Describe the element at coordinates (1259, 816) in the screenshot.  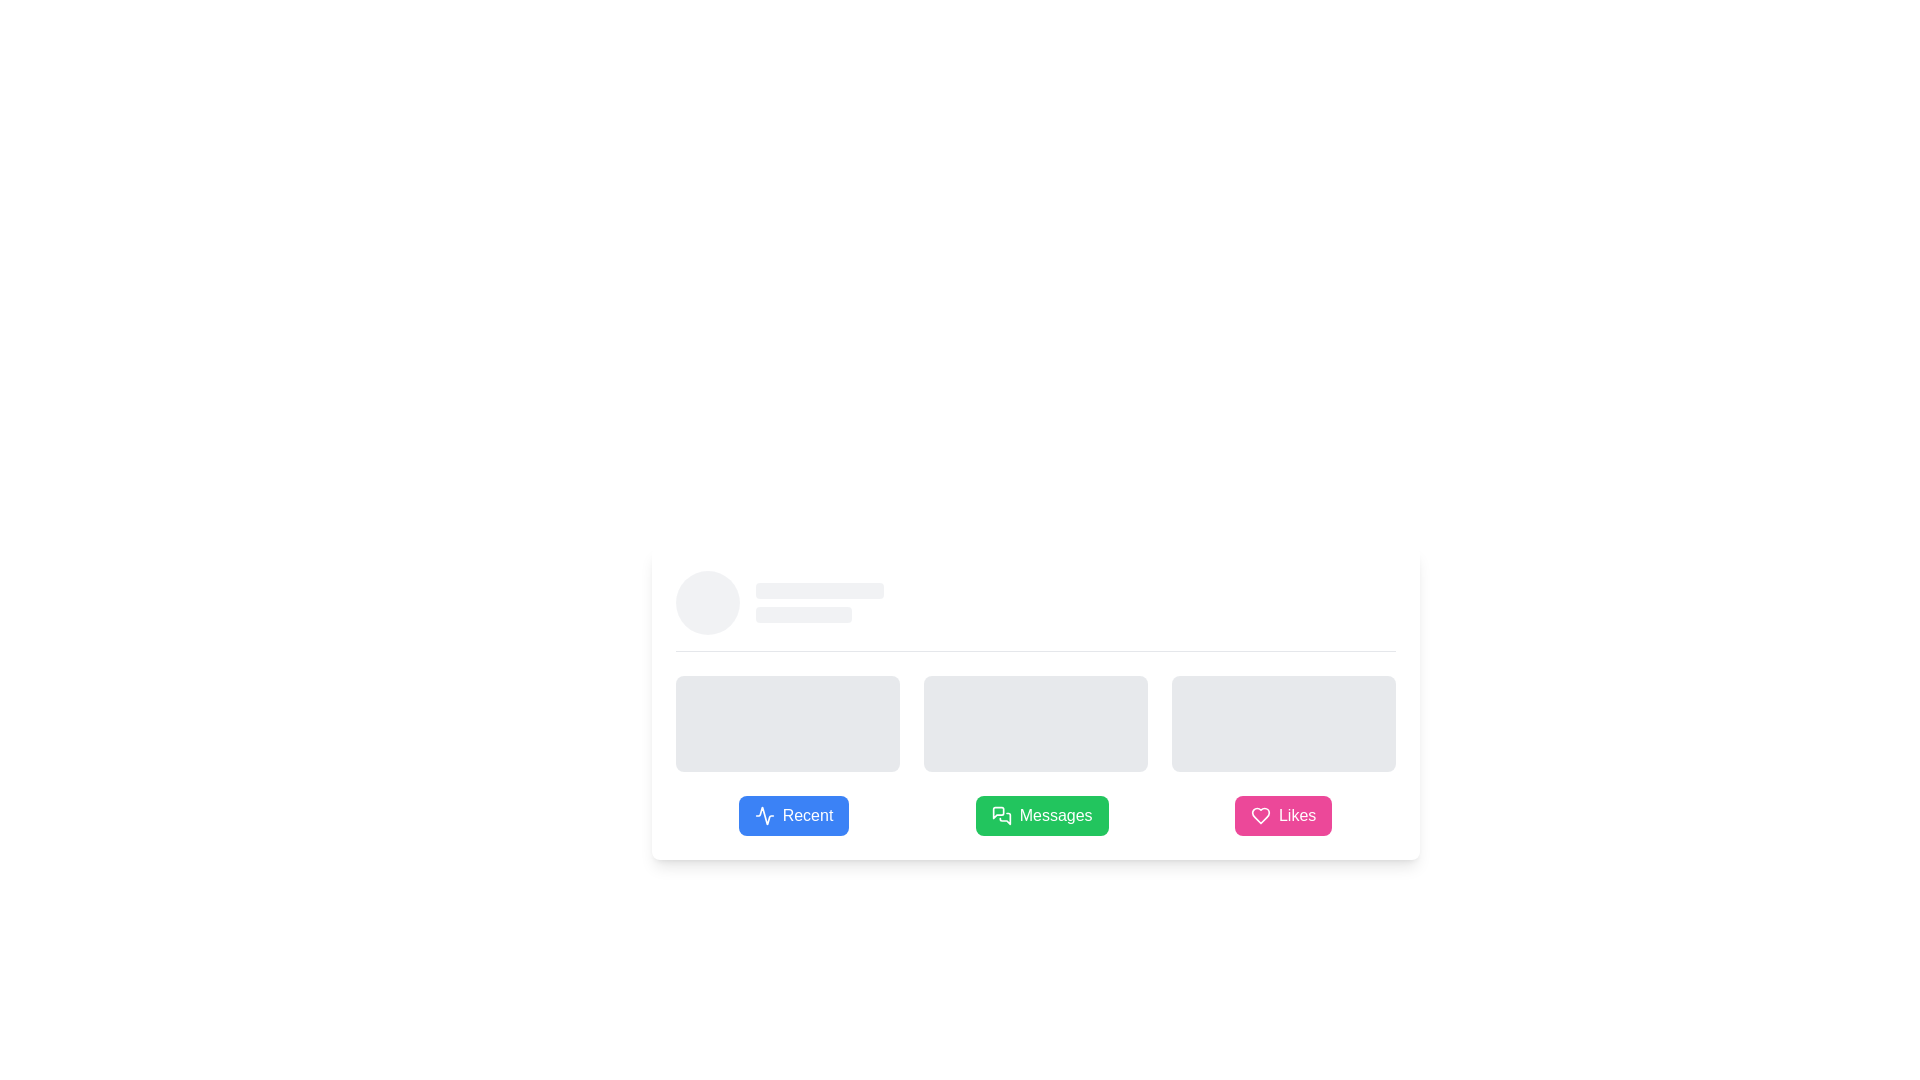
I see `the heart icon embedded in the 'Likes' button located at the bottom-right corner of the interface` at that location.